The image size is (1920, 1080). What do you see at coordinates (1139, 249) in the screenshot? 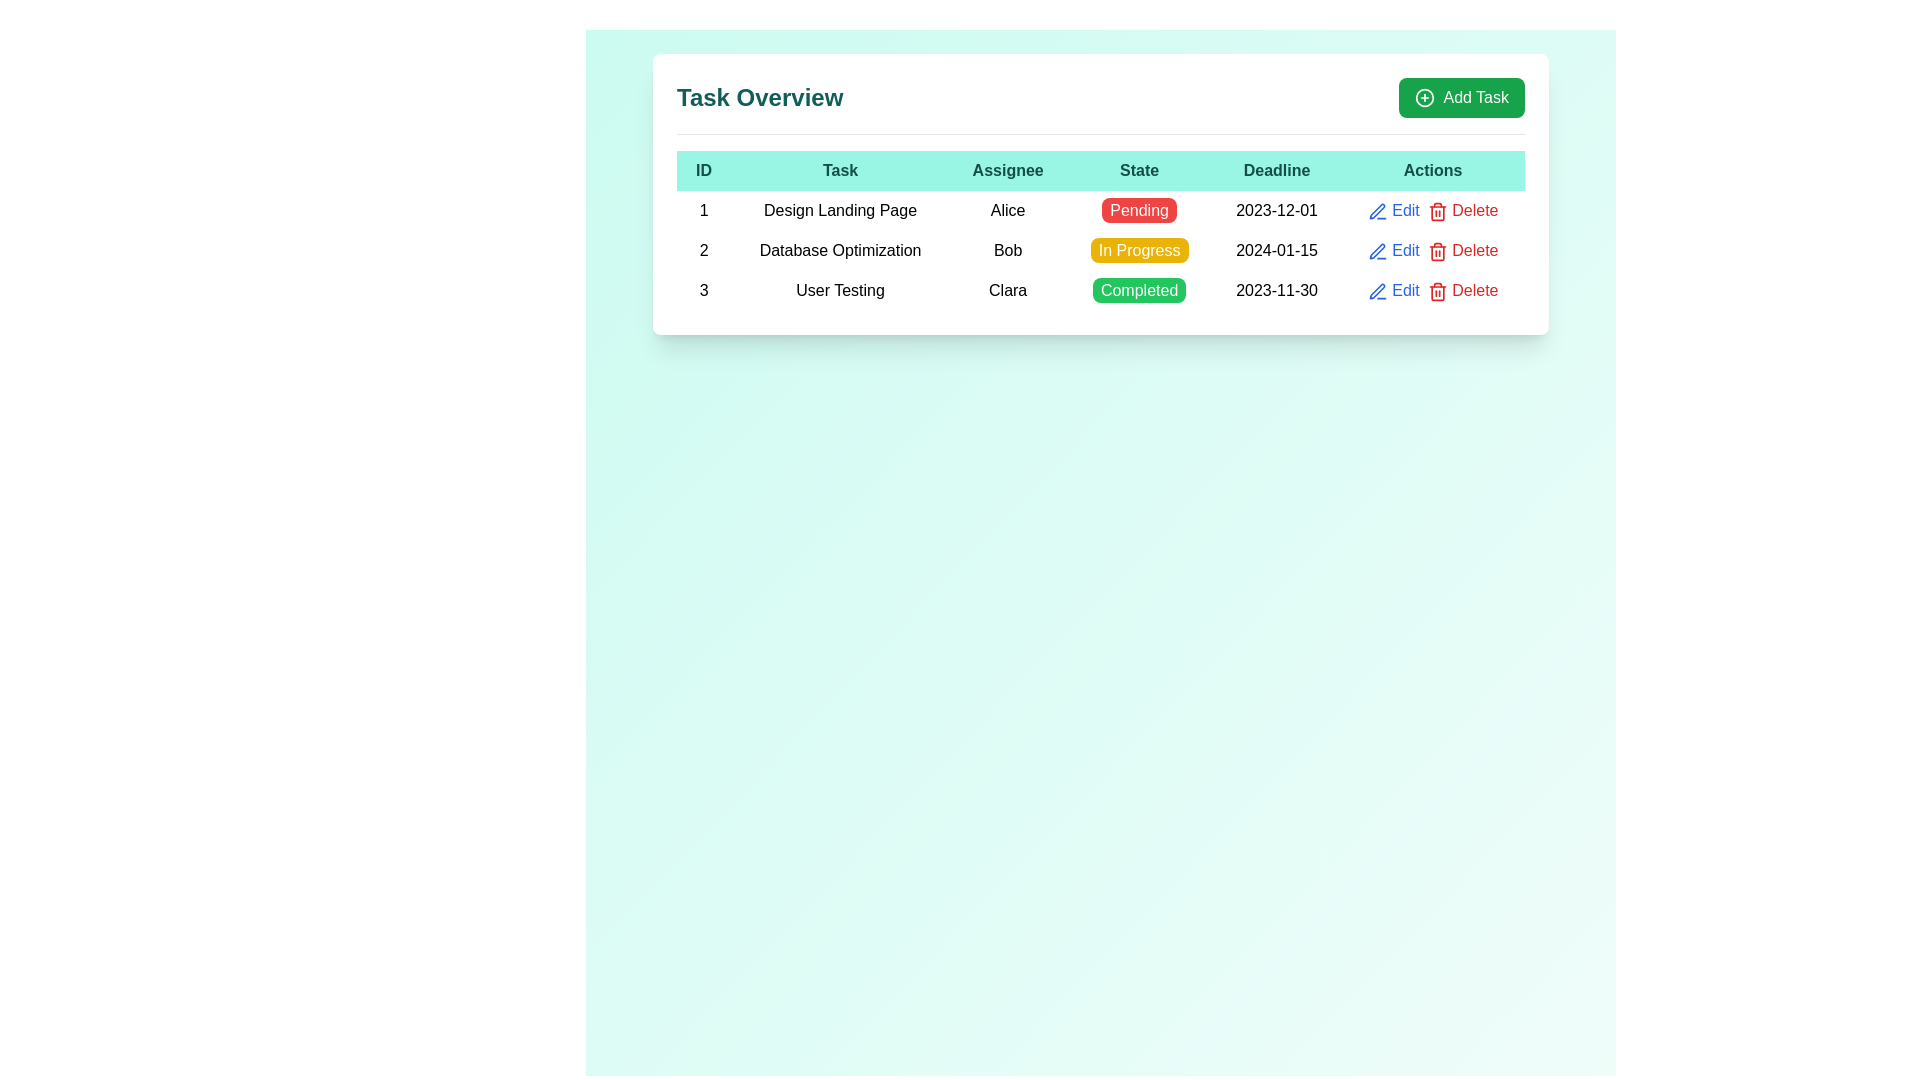
I see `the 'In Progress' Badge in the 'State' column of the 'Database Optimization' row to visually represent the task status` at bounding box center [1139, 249].